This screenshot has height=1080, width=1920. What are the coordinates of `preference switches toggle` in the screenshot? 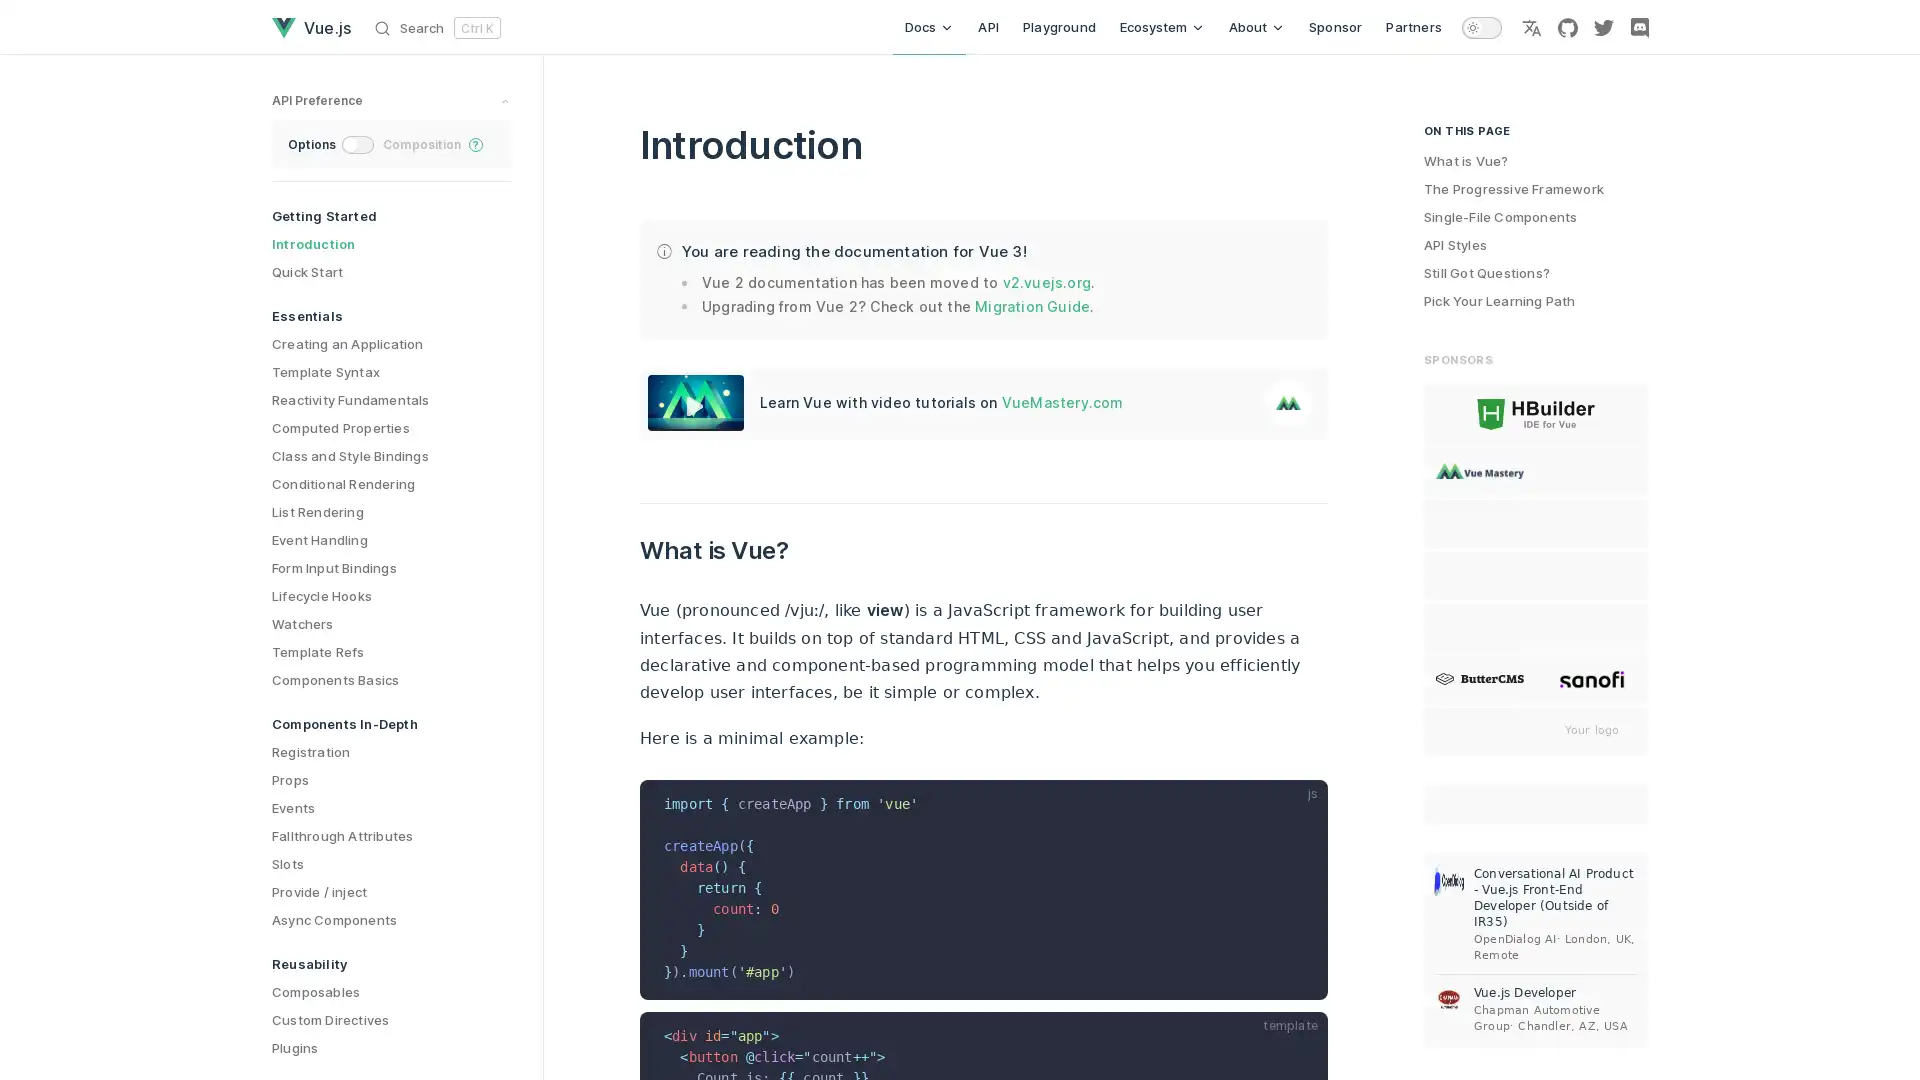 It's located at (391, 101).